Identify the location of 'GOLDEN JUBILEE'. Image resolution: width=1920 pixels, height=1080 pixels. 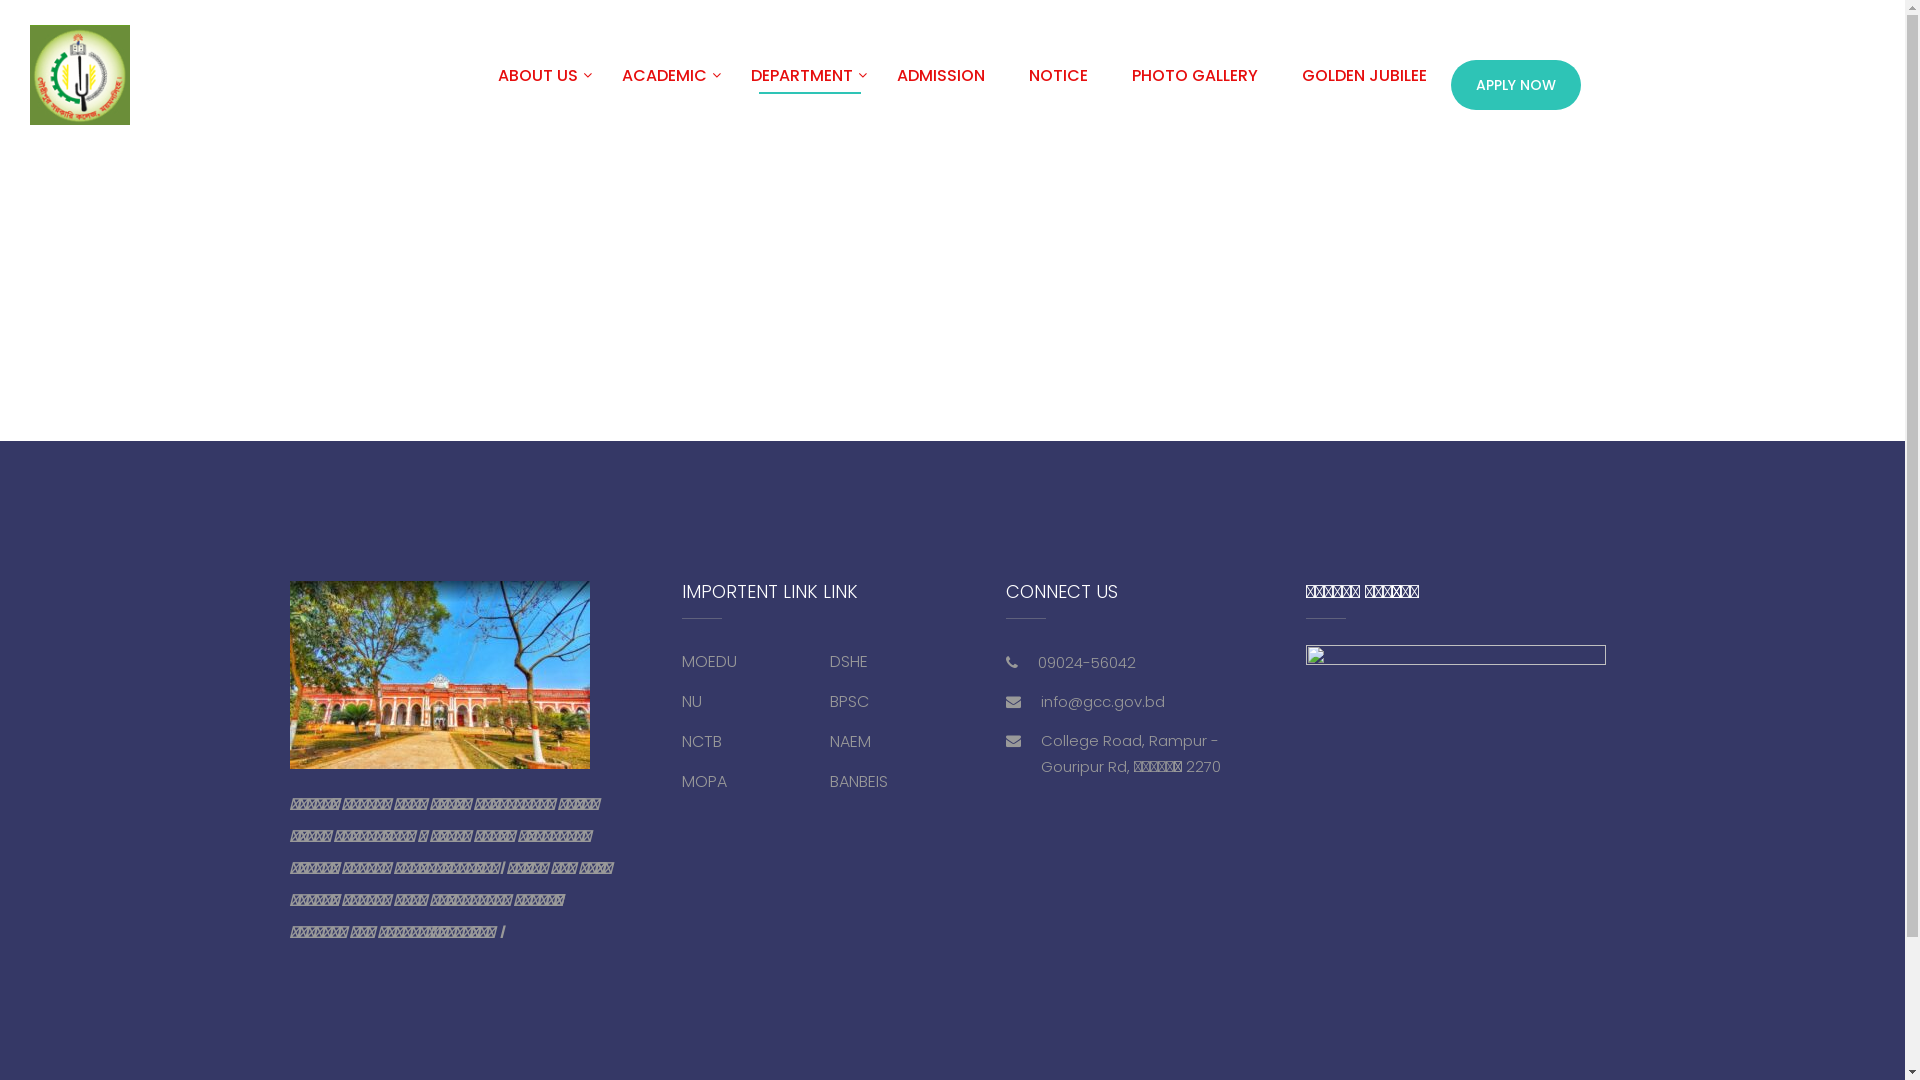
(1363, 83).